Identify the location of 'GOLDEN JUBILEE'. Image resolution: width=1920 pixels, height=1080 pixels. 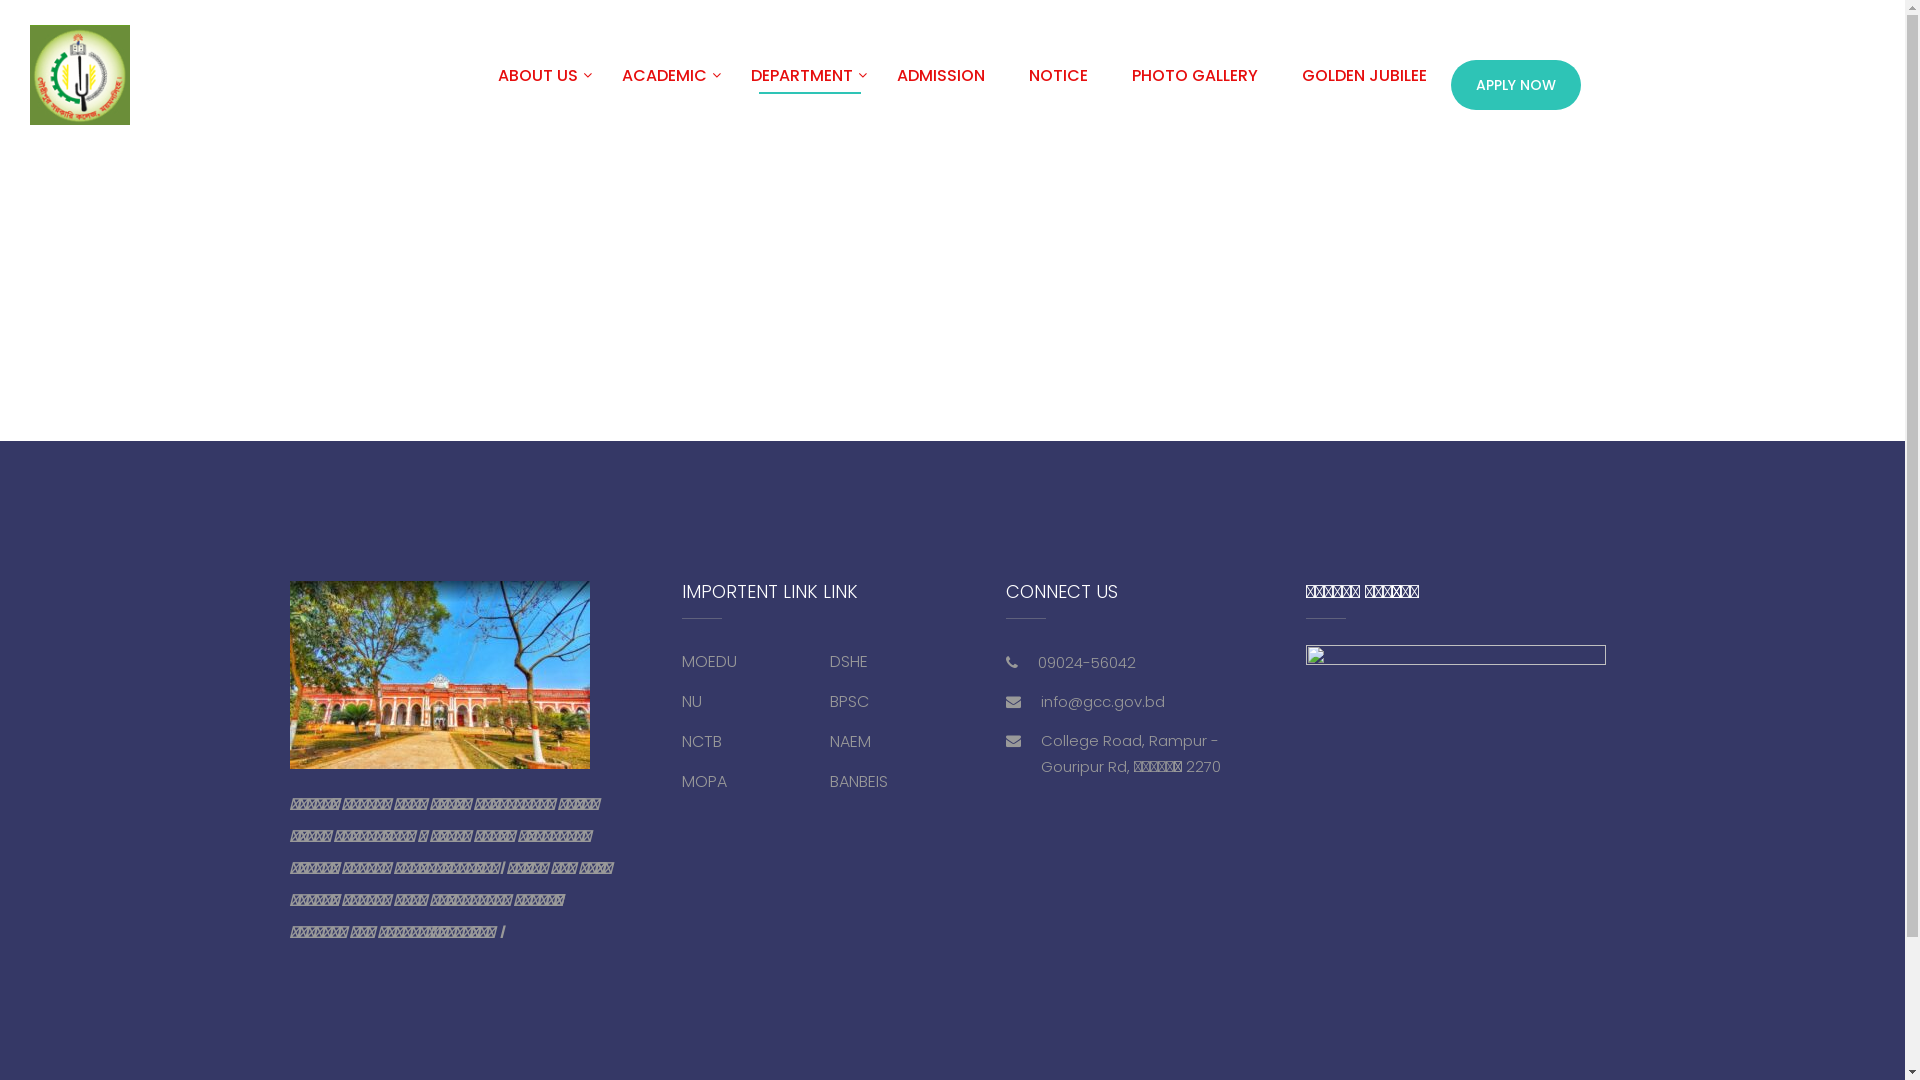
(1363, 83).